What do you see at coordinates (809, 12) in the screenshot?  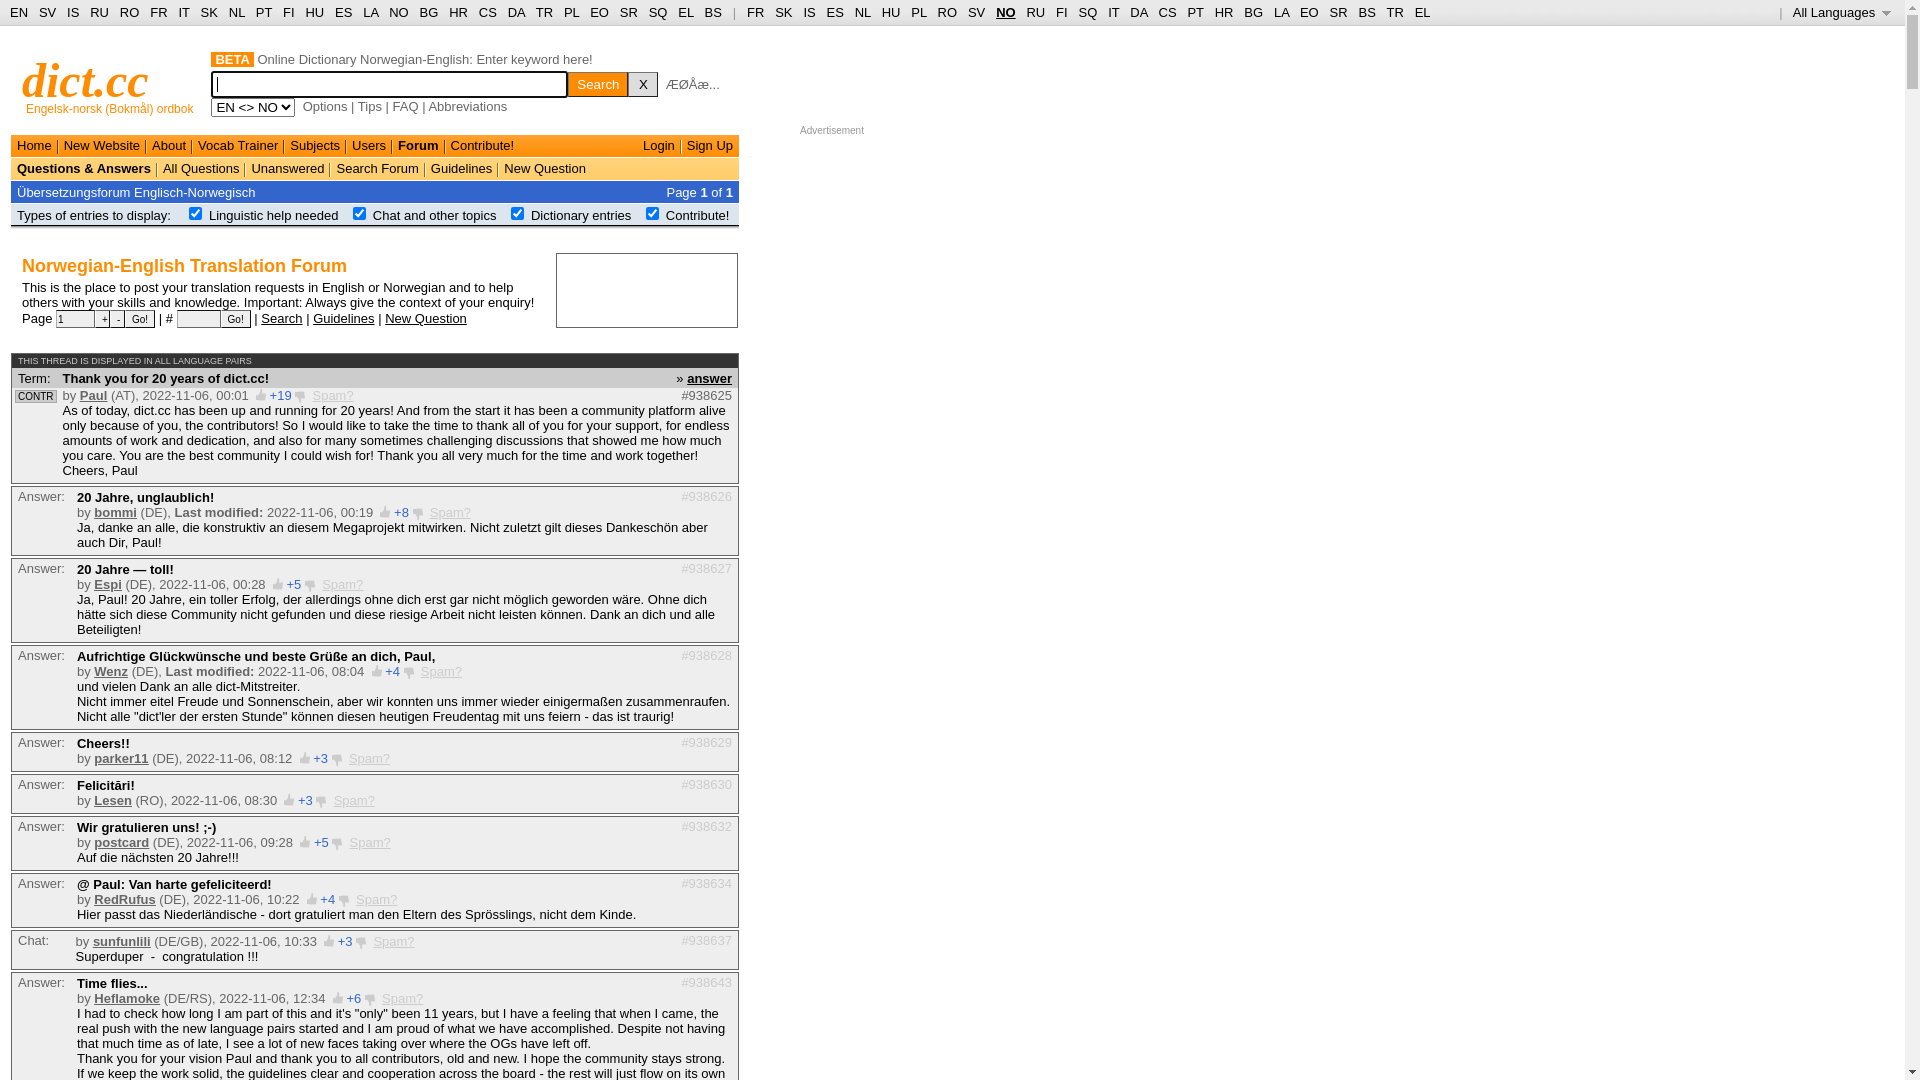 I see `'IS'` at bounding box center [809, 12].